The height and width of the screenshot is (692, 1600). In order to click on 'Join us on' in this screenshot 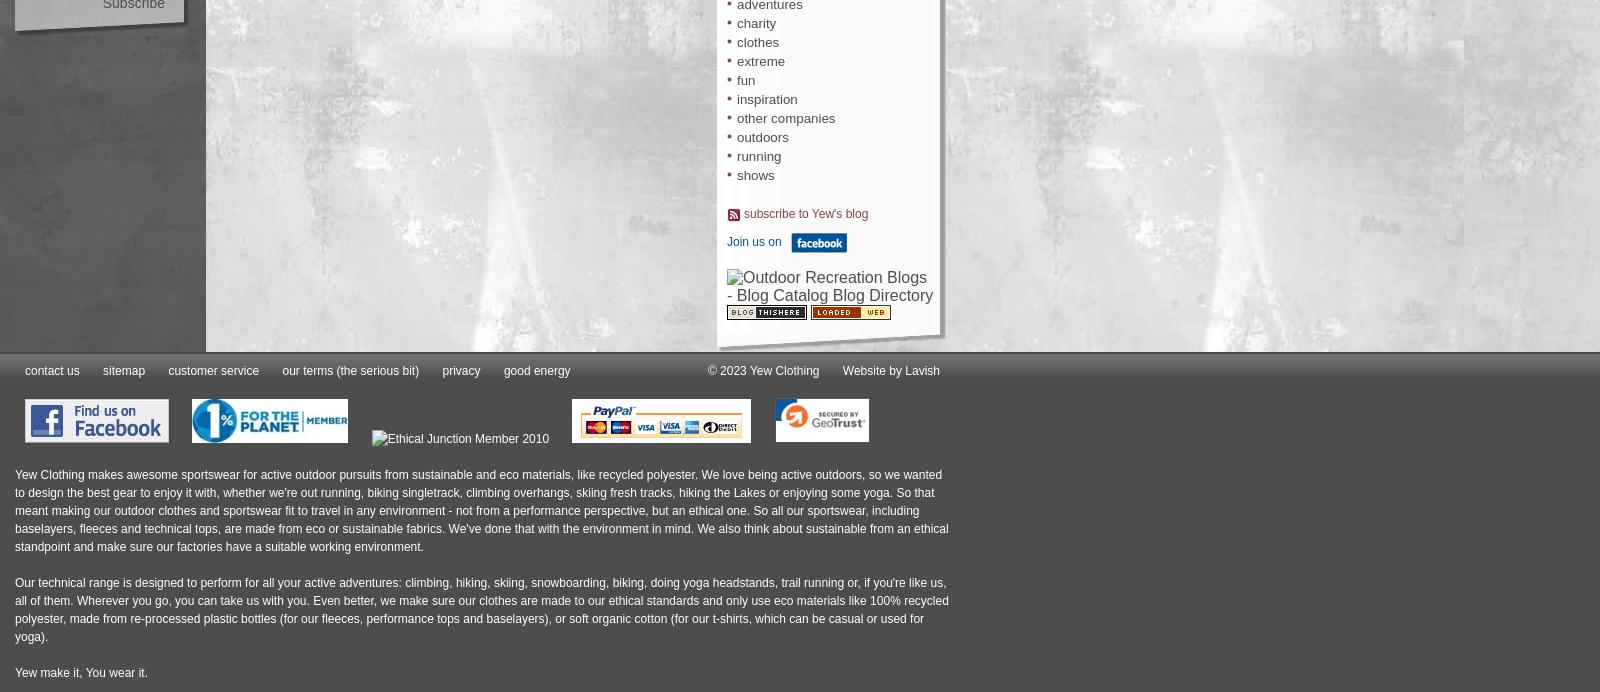, I will do `click(753, 240)`.